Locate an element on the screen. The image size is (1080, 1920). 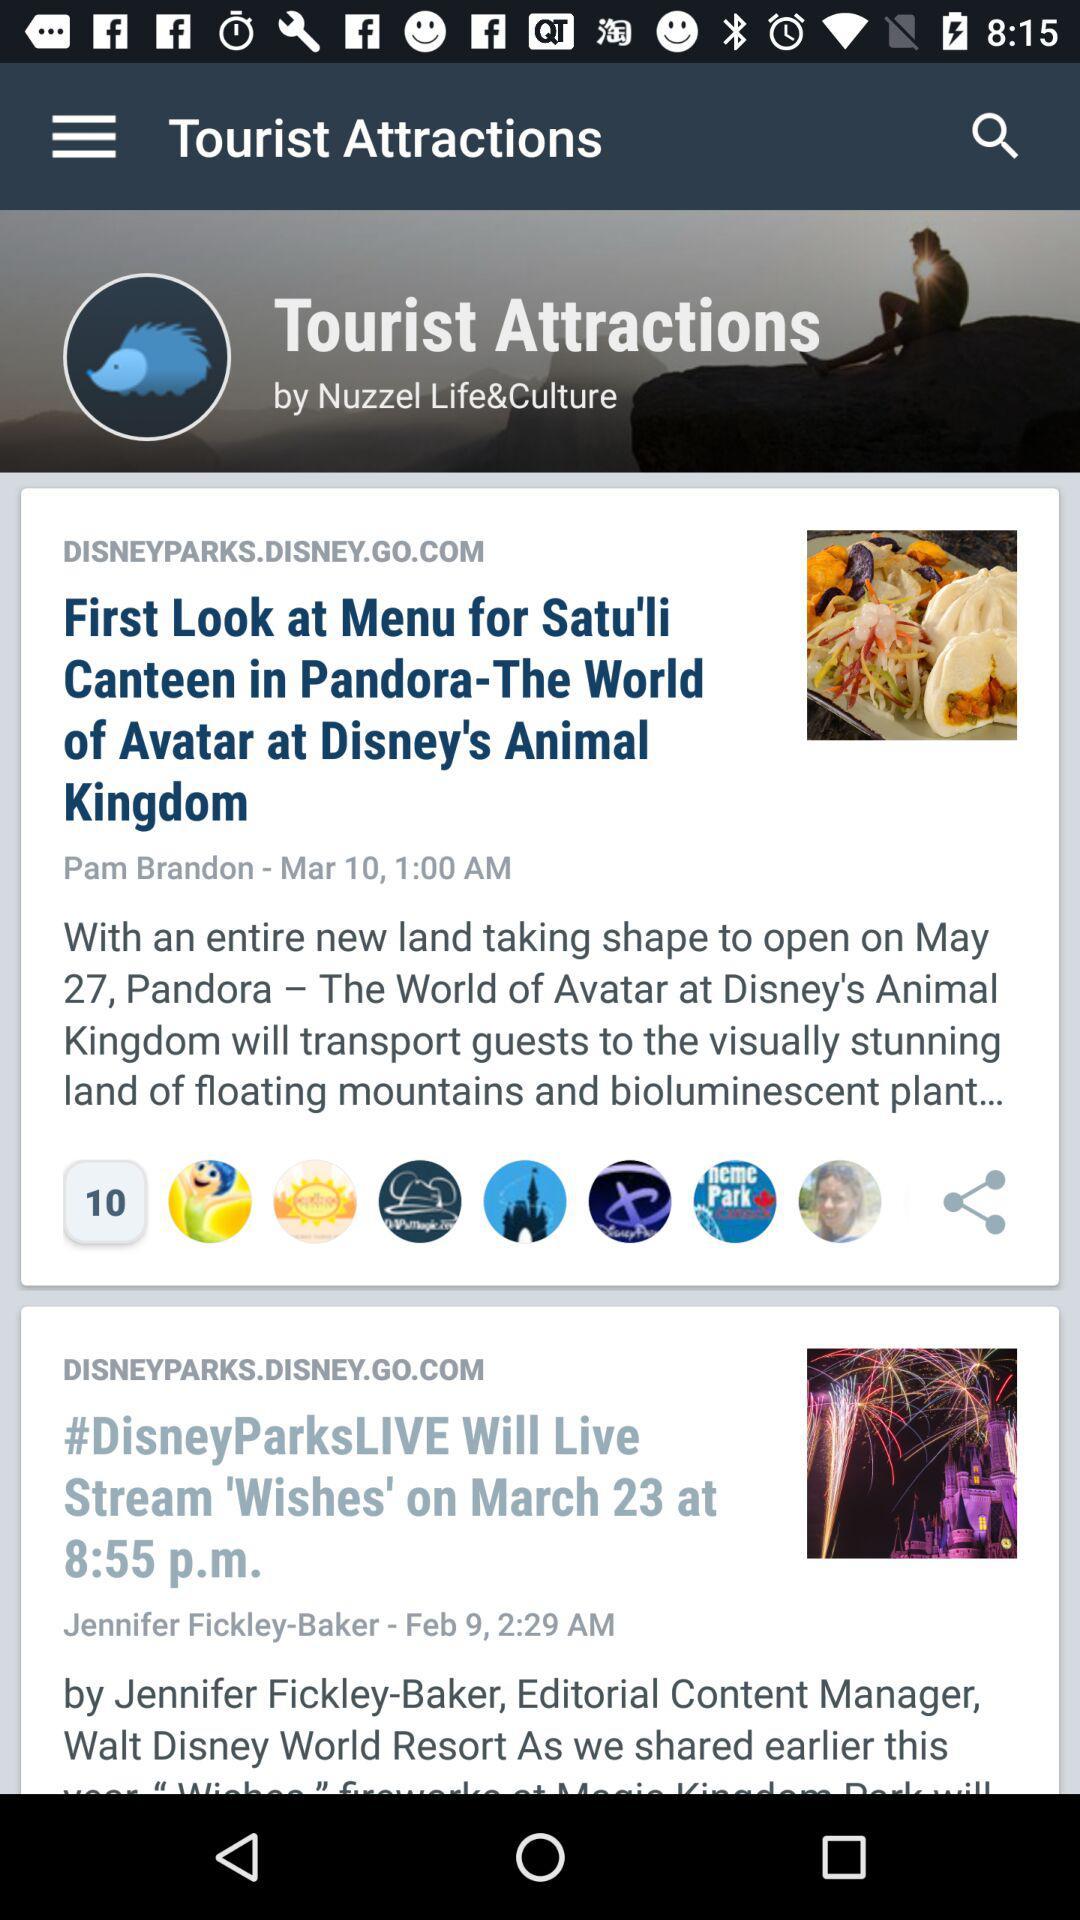
share article is located at coordinates (963, 1200).